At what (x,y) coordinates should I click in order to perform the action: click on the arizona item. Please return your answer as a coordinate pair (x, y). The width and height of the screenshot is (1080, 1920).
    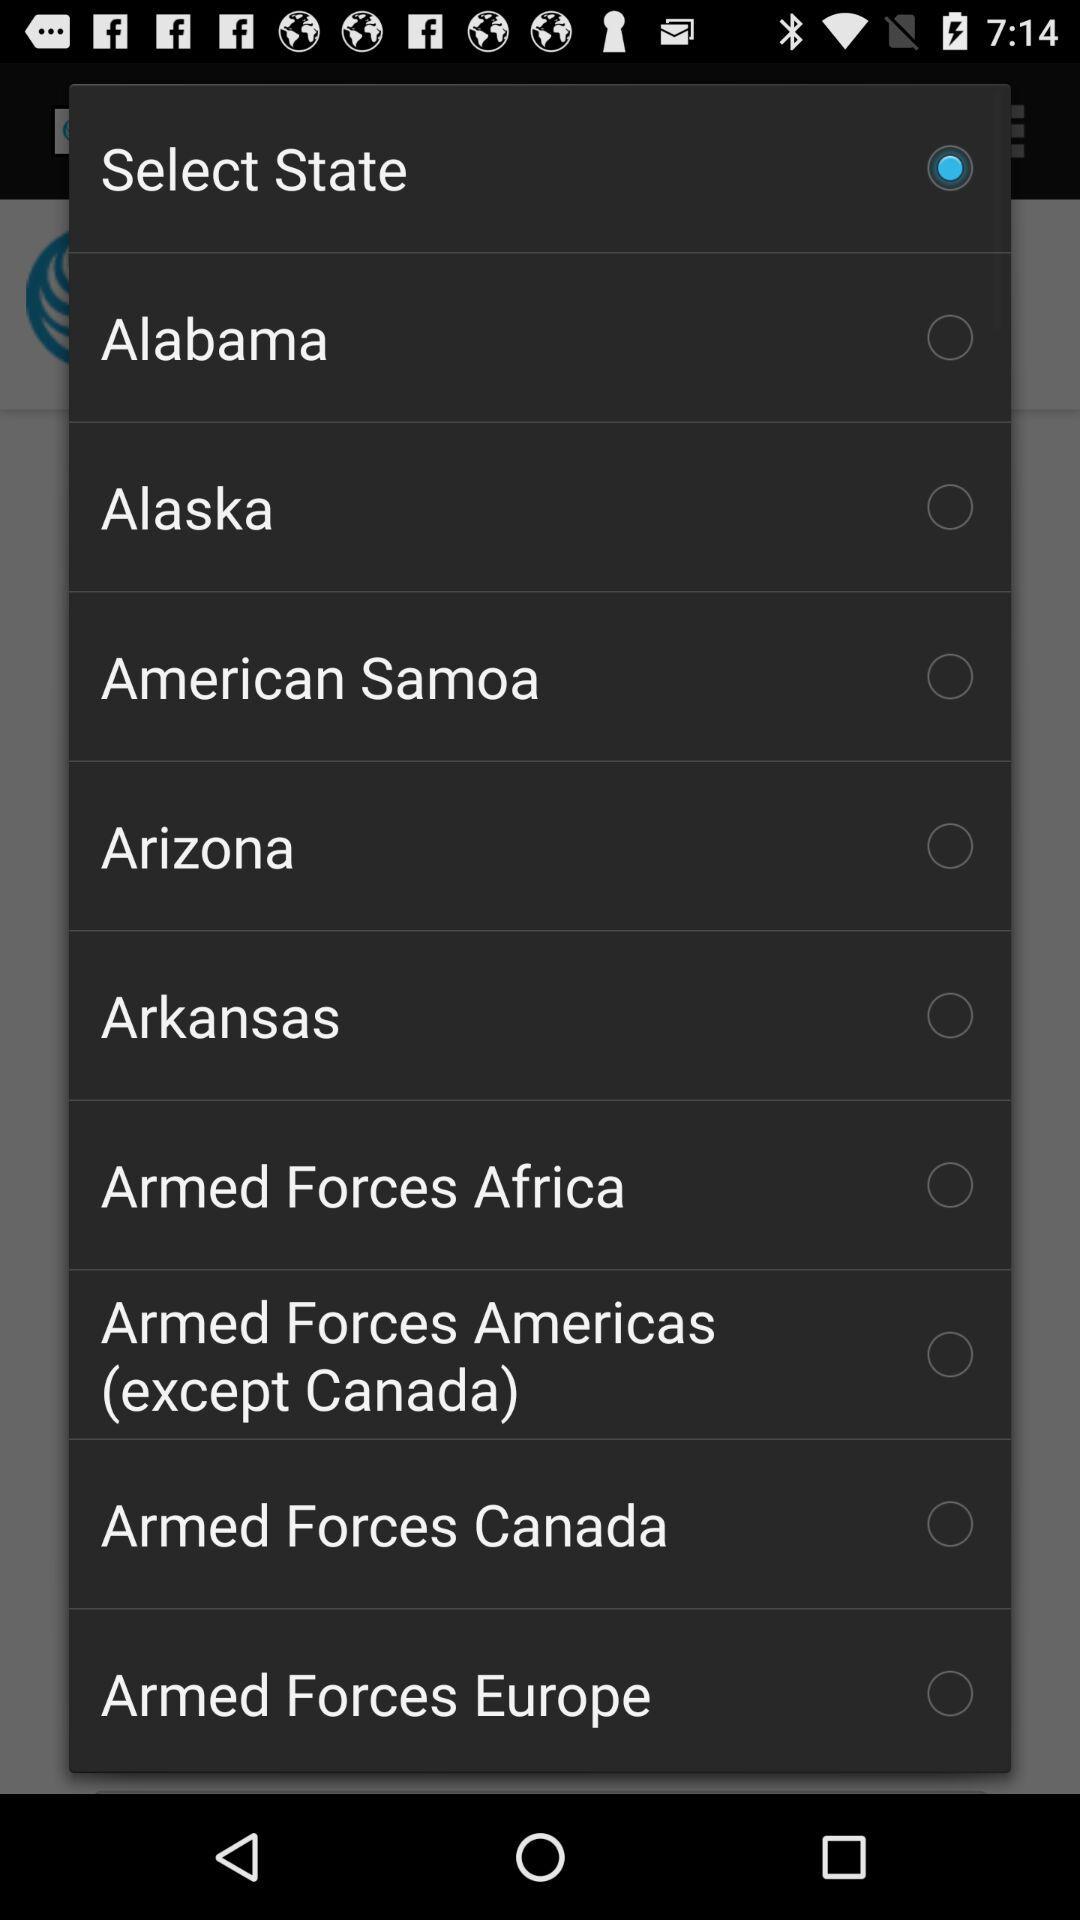
    Looking at the image, I should click on (540, 845).